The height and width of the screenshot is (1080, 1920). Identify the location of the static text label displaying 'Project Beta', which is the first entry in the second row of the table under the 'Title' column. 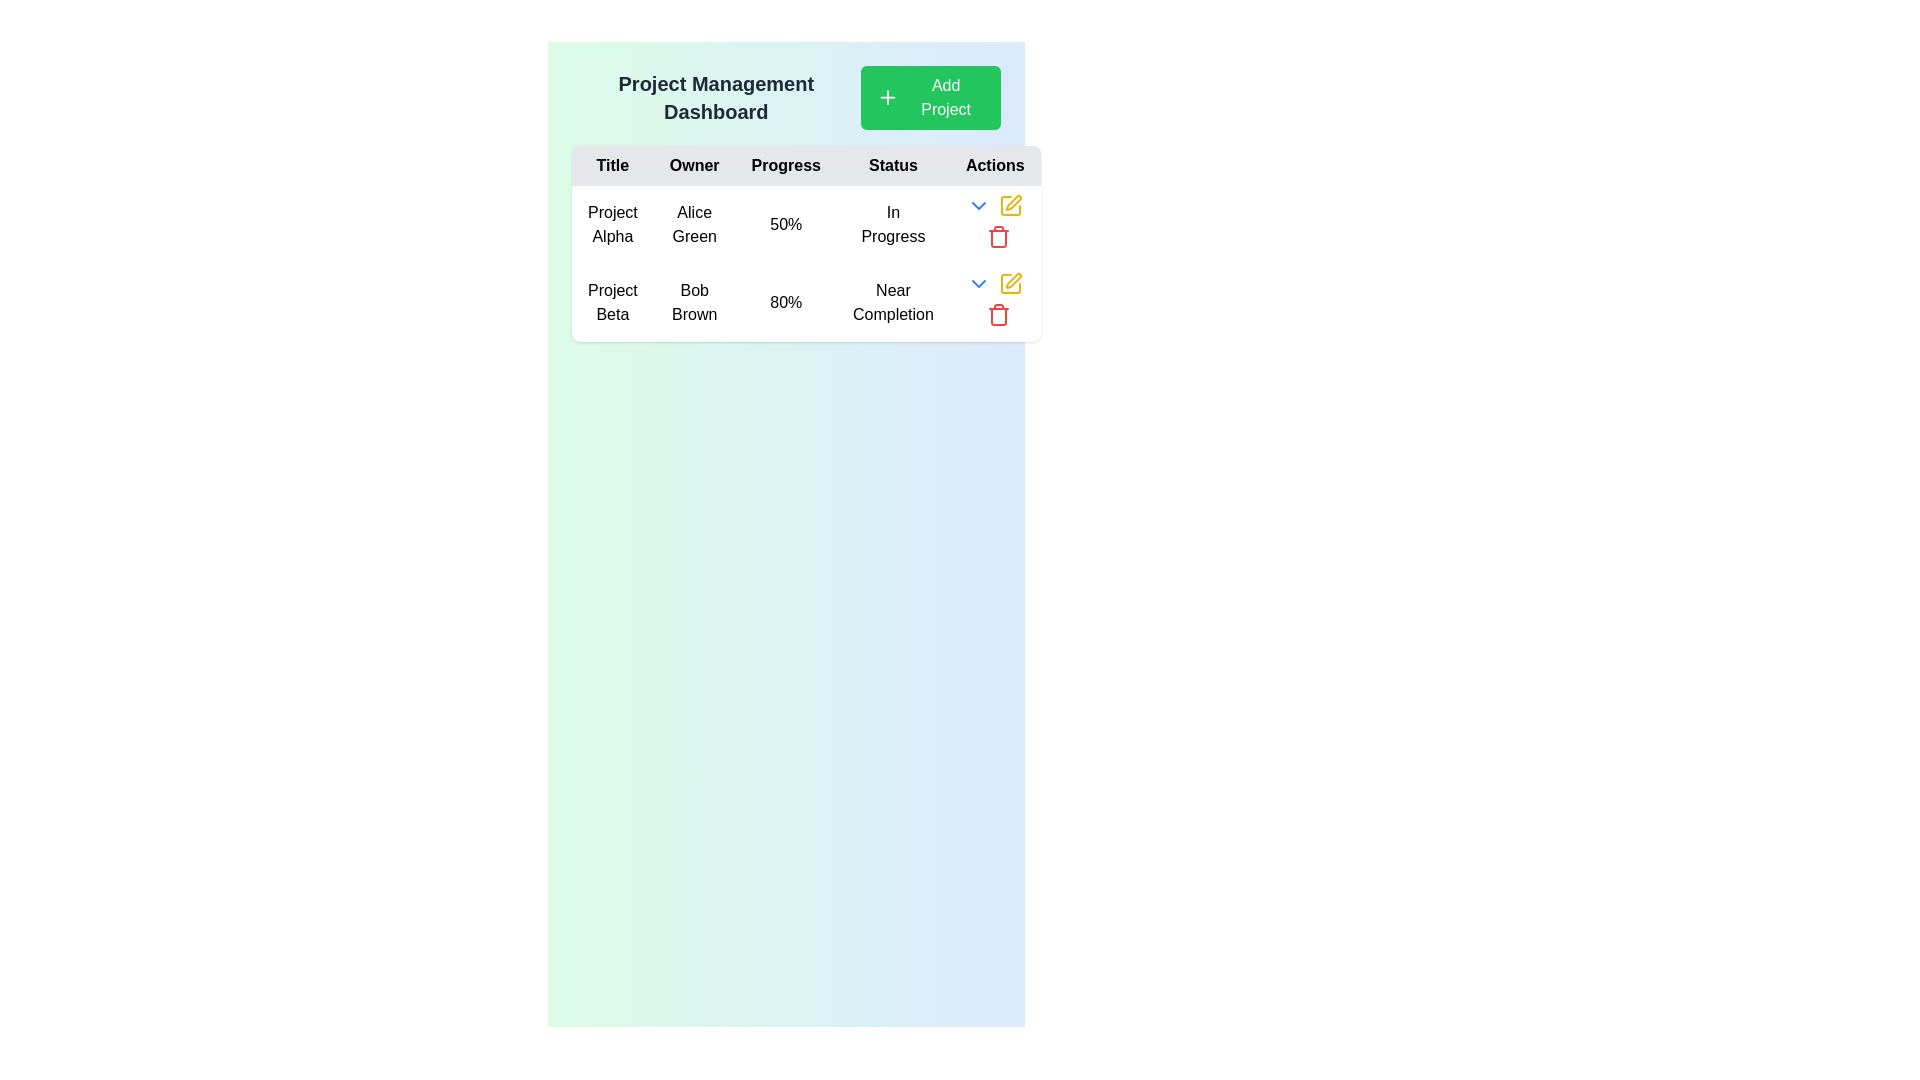
(611, 303).